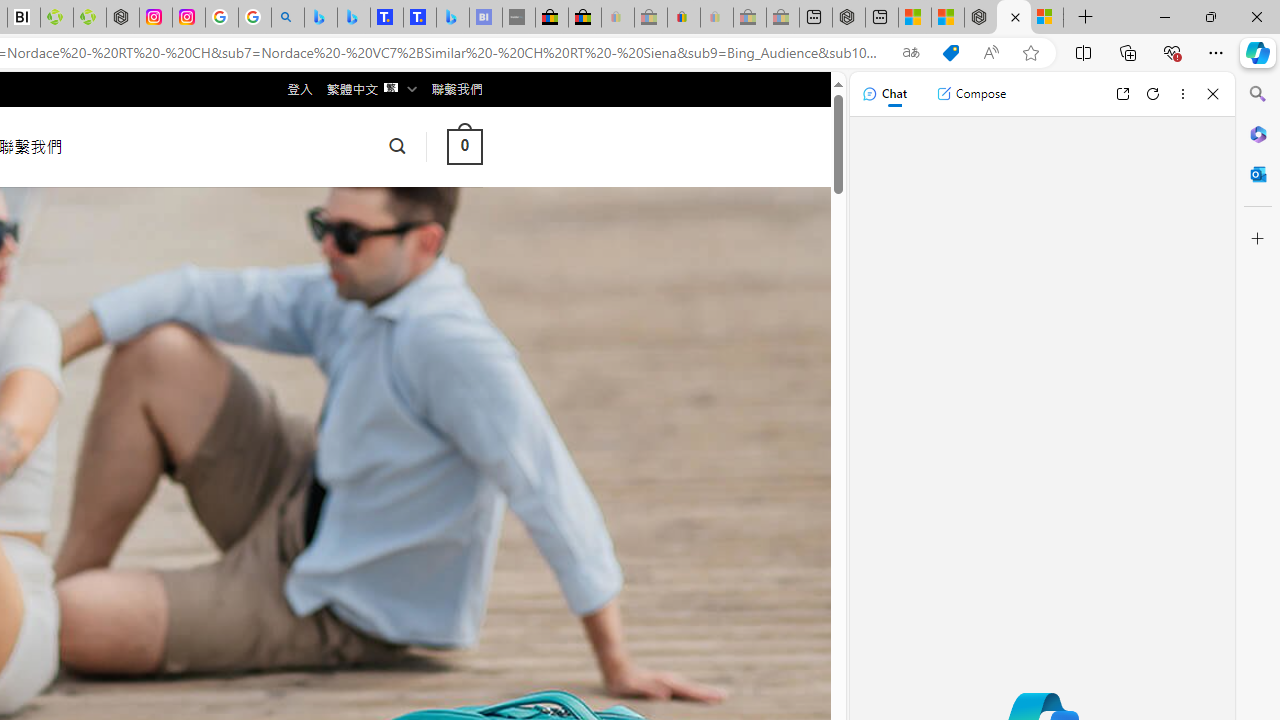  I want to click on 'Microsoft Bing Travel - Flights from Hong Kong to Bangkok', so click(320, 17).